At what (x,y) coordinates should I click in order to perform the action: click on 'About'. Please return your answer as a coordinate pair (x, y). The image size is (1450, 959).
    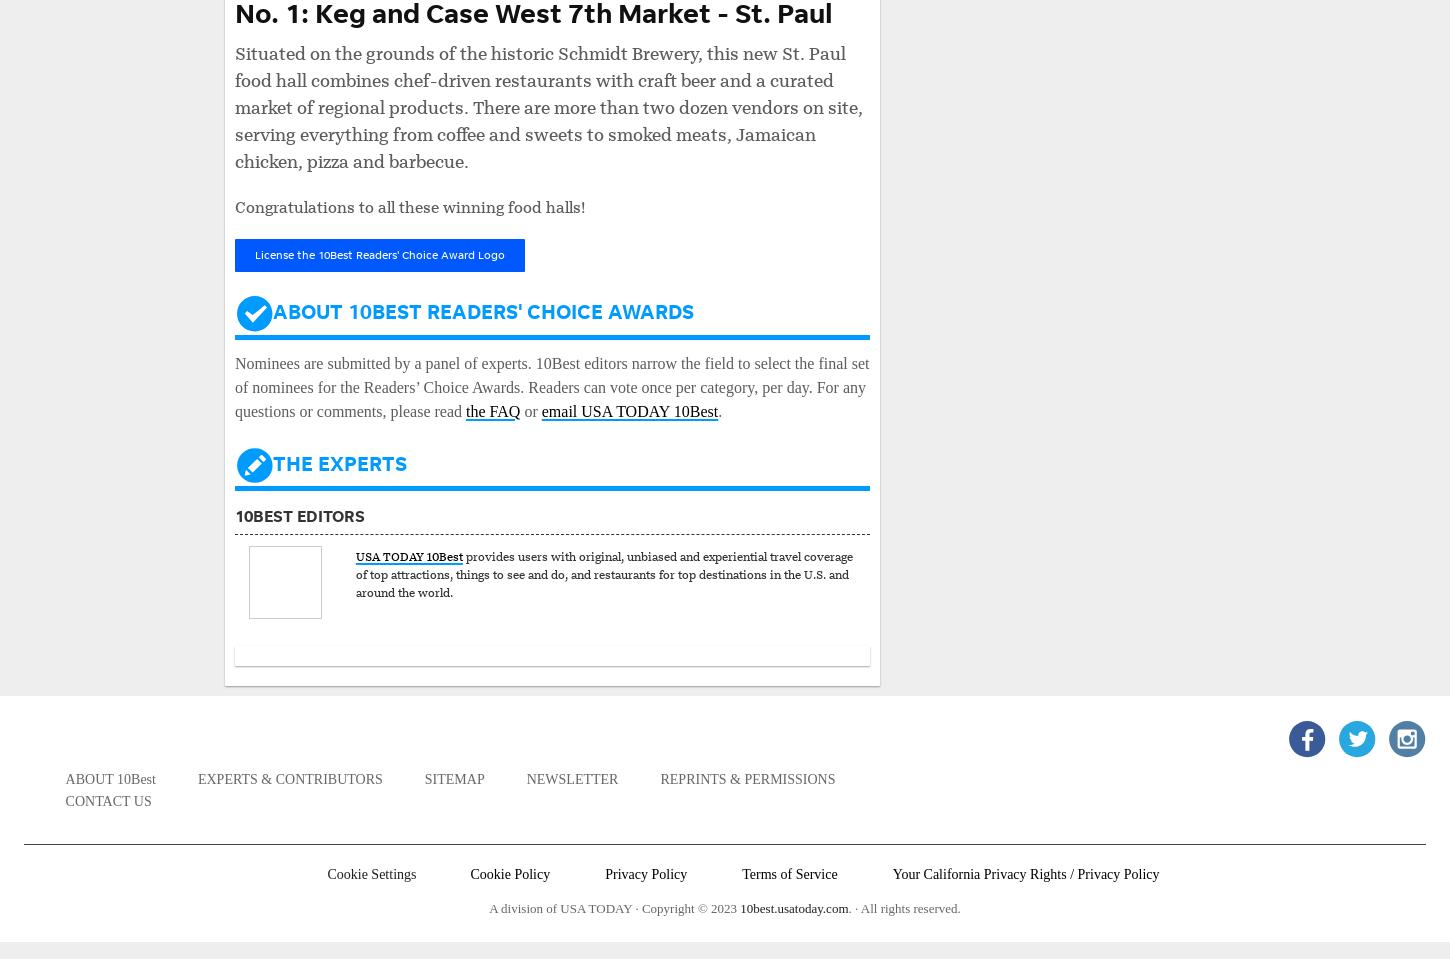
    Looking at the image, I should click on (91, 778).